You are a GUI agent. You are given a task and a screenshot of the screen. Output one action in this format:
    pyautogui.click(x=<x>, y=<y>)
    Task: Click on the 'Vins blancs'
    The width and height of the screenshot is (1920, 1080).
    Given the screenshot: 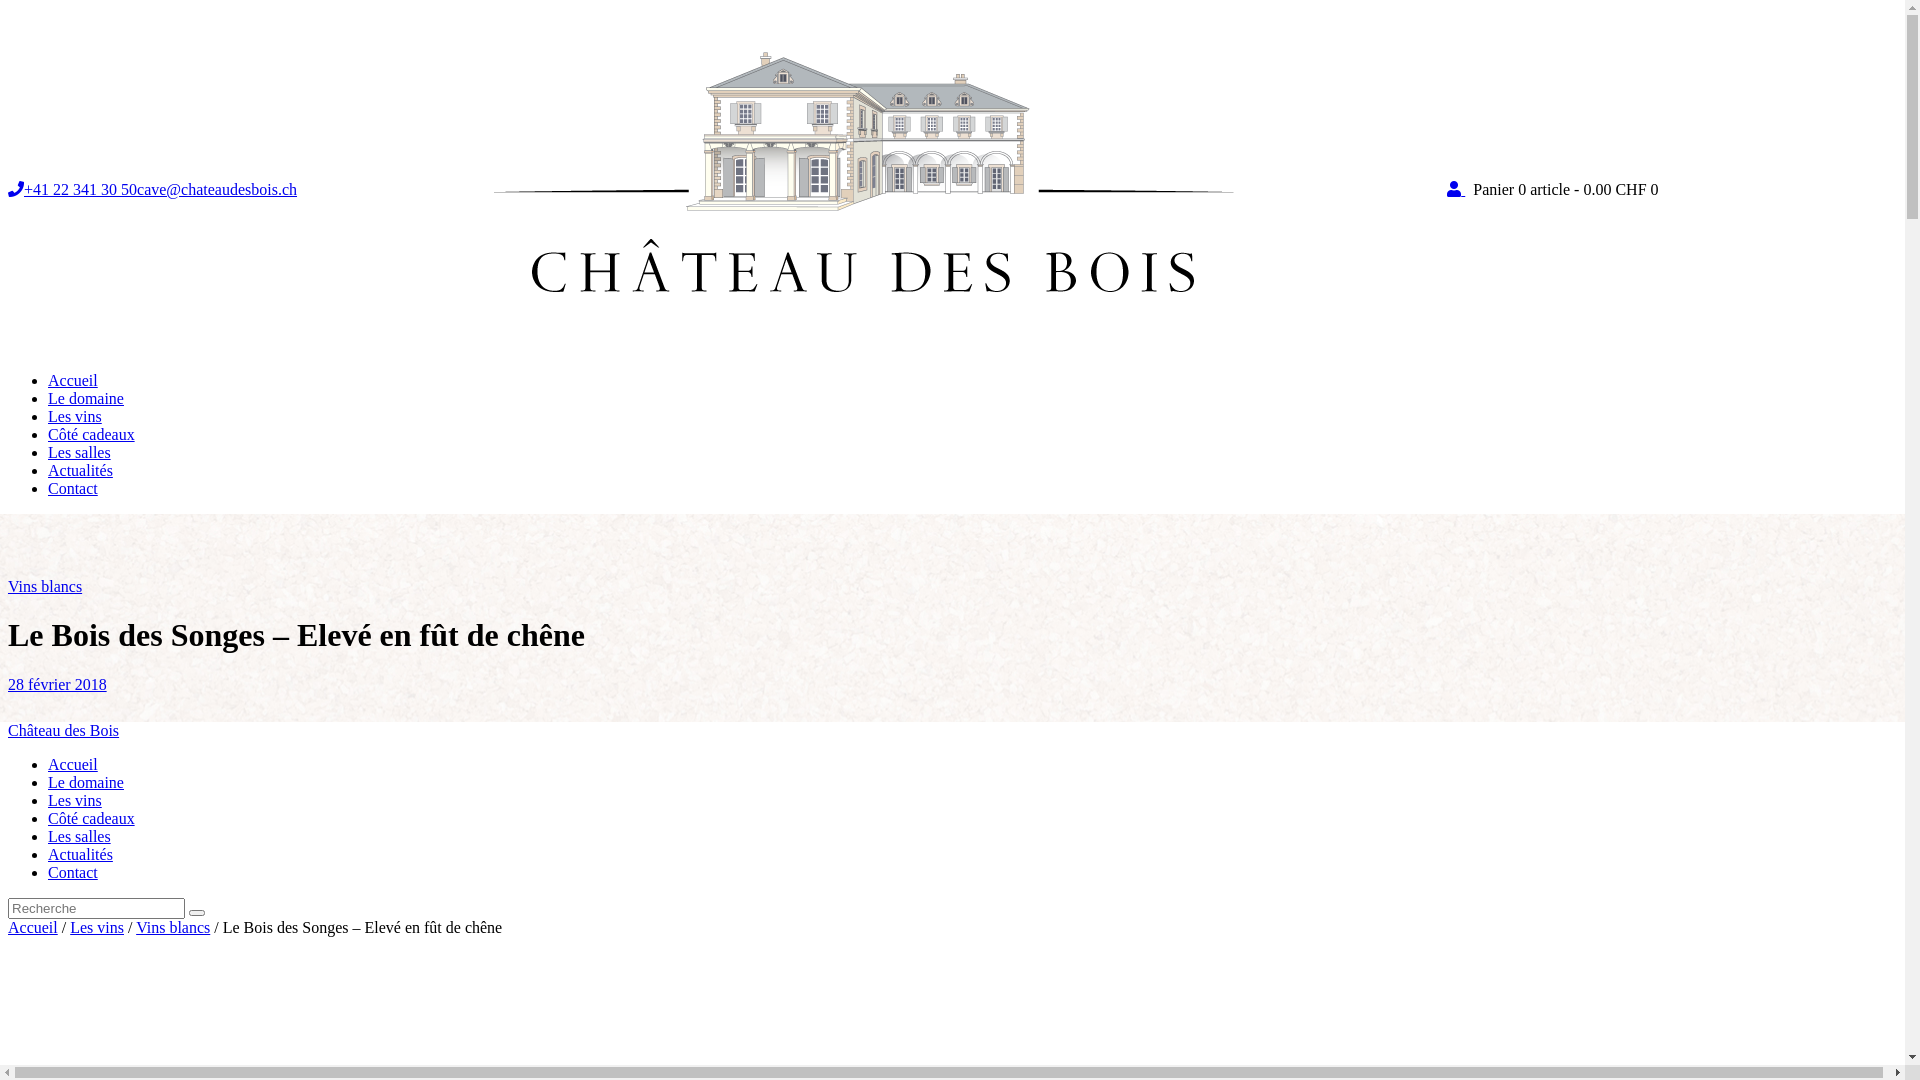 What is the action you would take?
    pyautogui.click(x=172, y=927)
    